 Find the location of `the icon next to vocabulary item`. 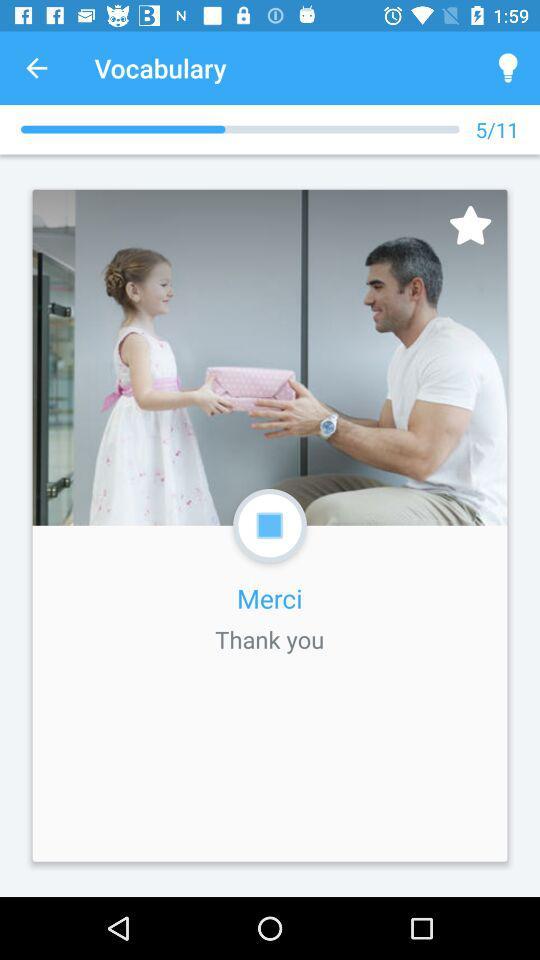

the icon next to vocabulary item is located at coordinates (508, 68).